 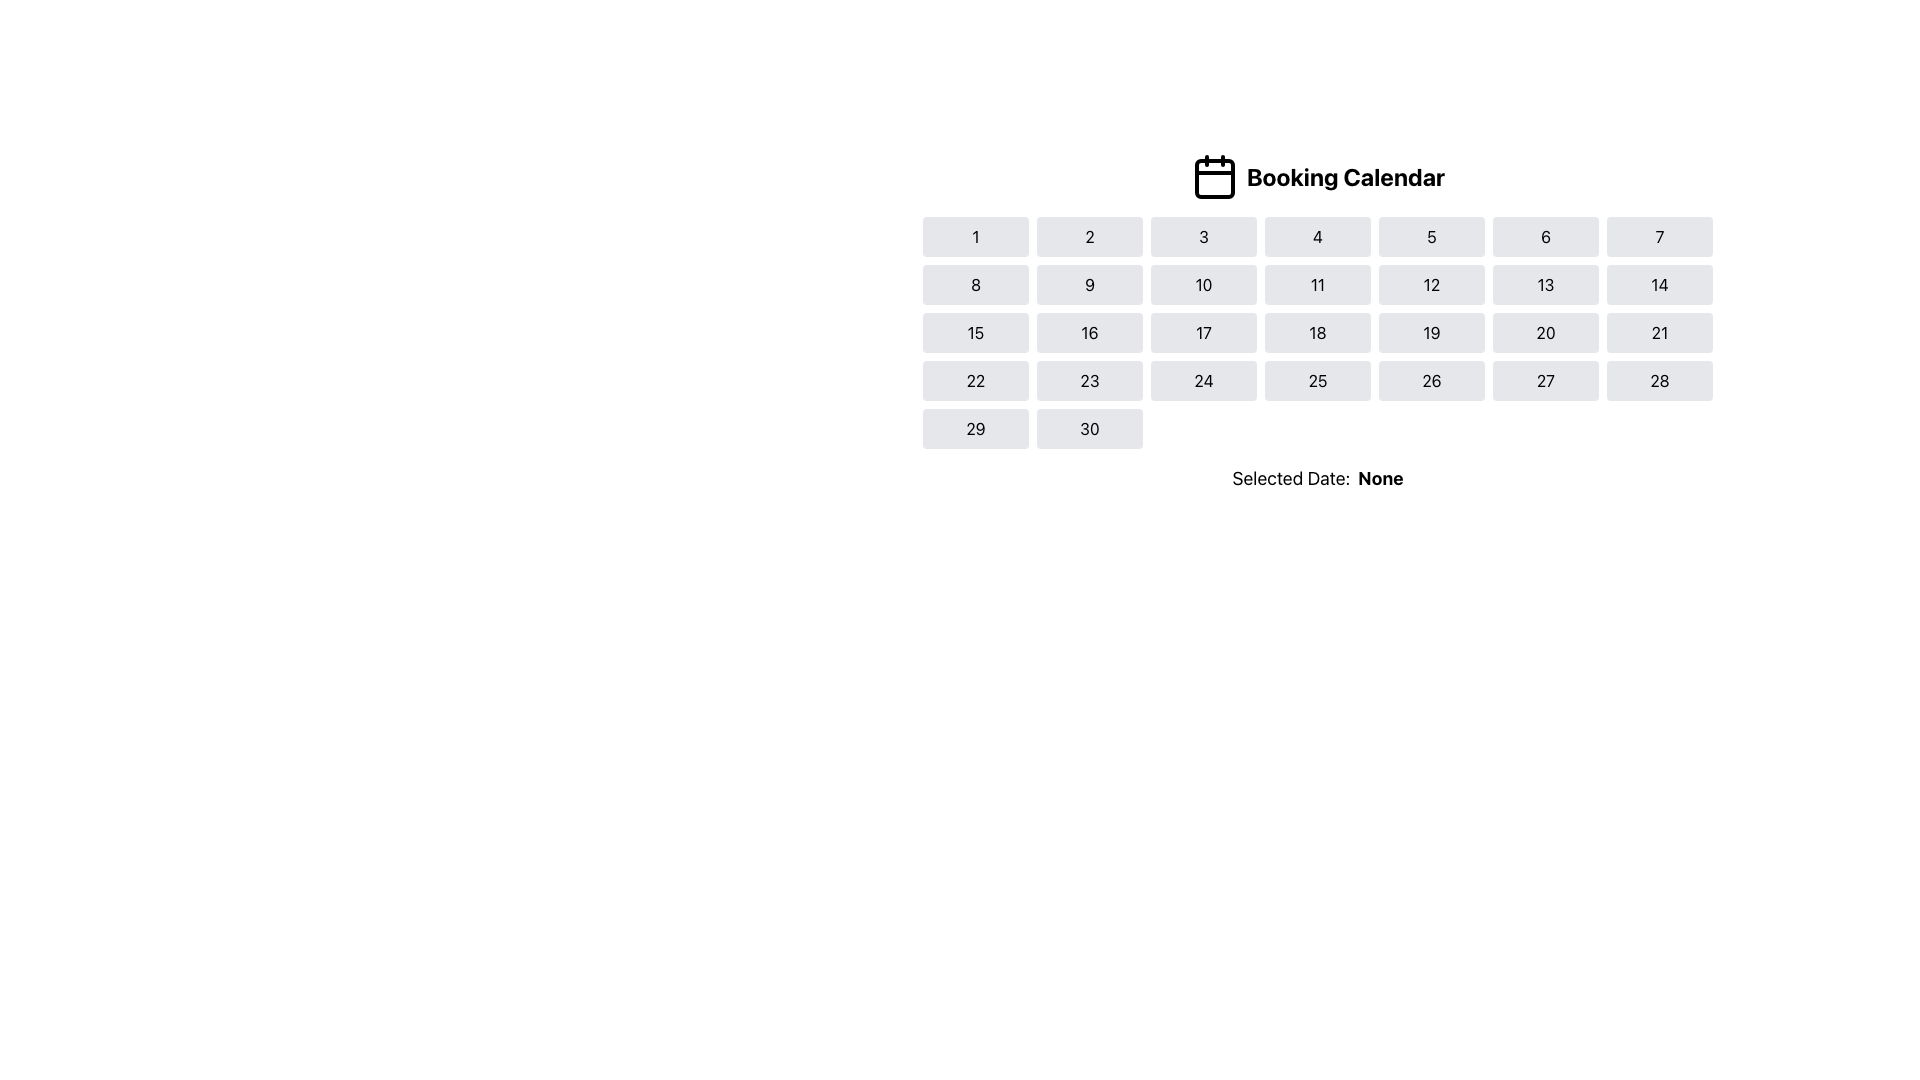 What do you see at coordinates (1088, 285) in the screenshot?
I see `the button located in the second row and second column of the calendar interface` at bounding box center [1088, 285].